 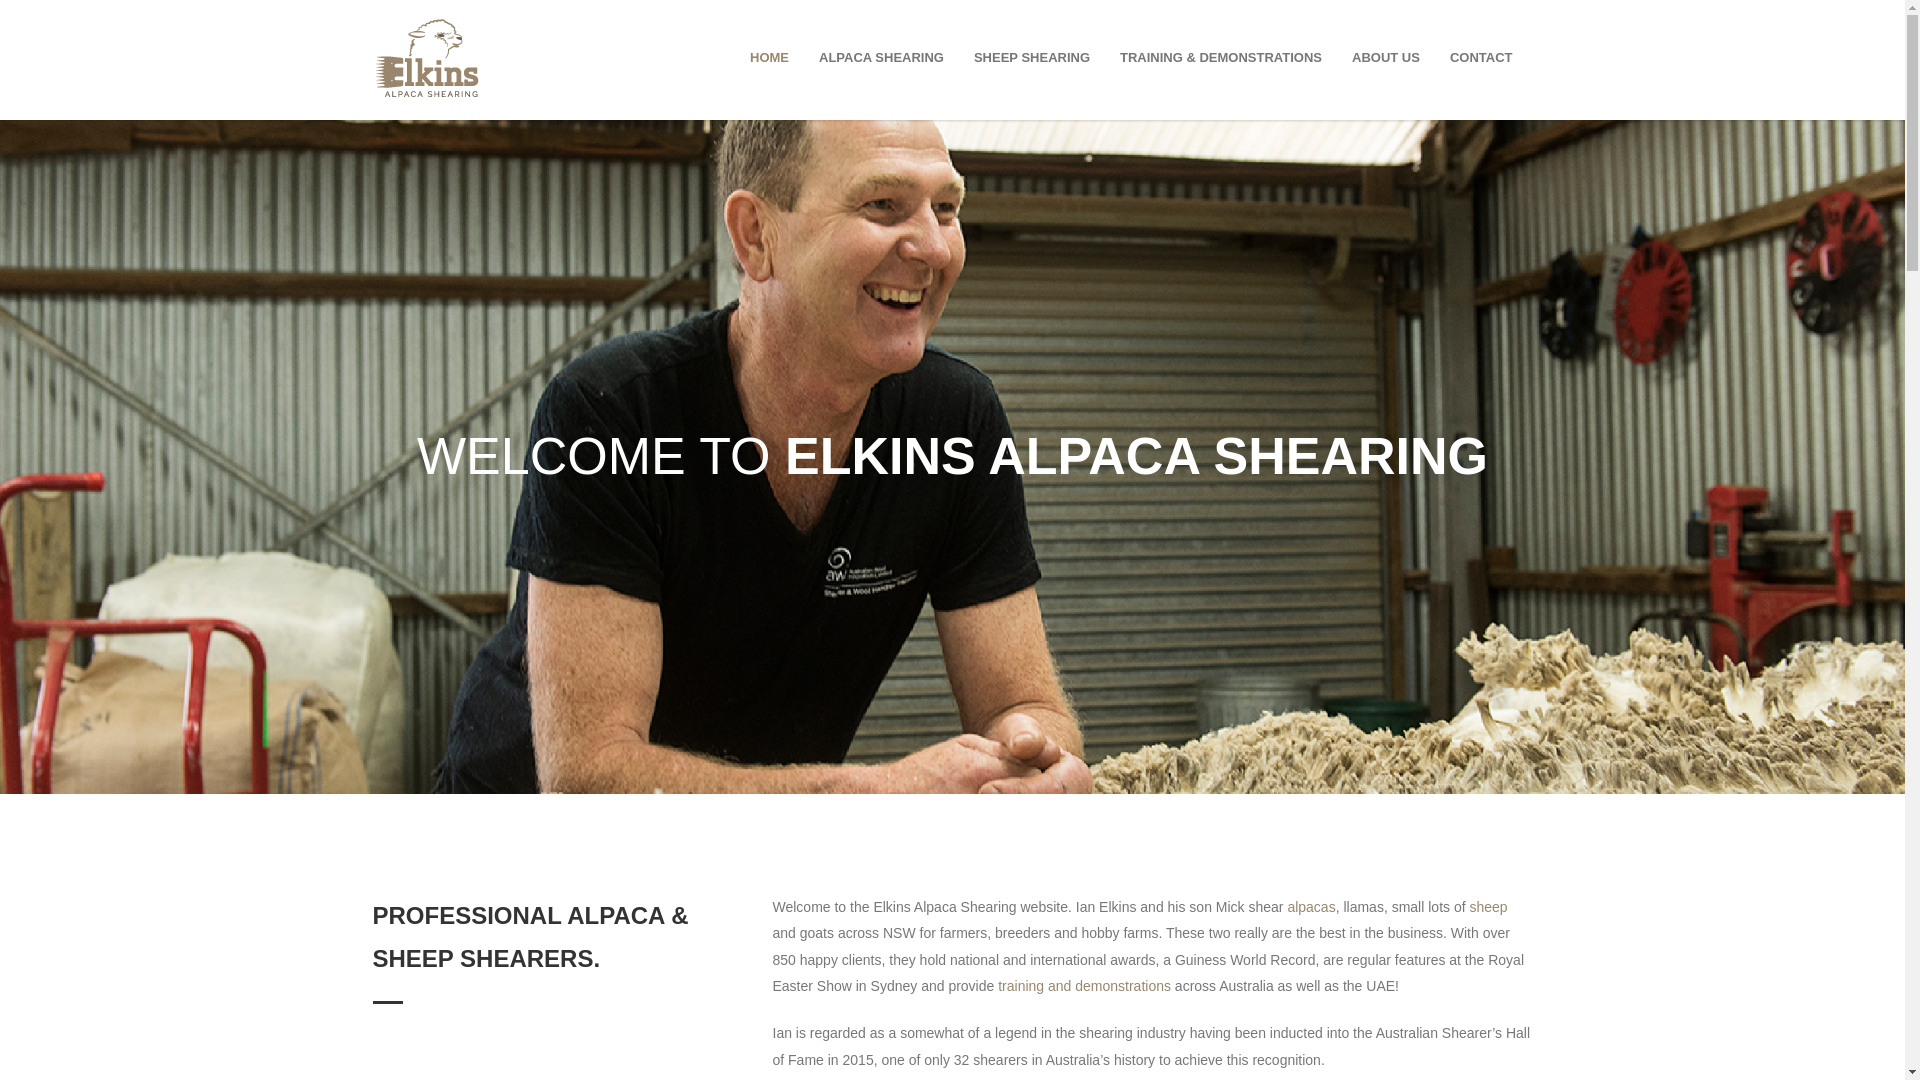 I want to click on 'ALPACA SHEARING', so click(x=880, y=56).